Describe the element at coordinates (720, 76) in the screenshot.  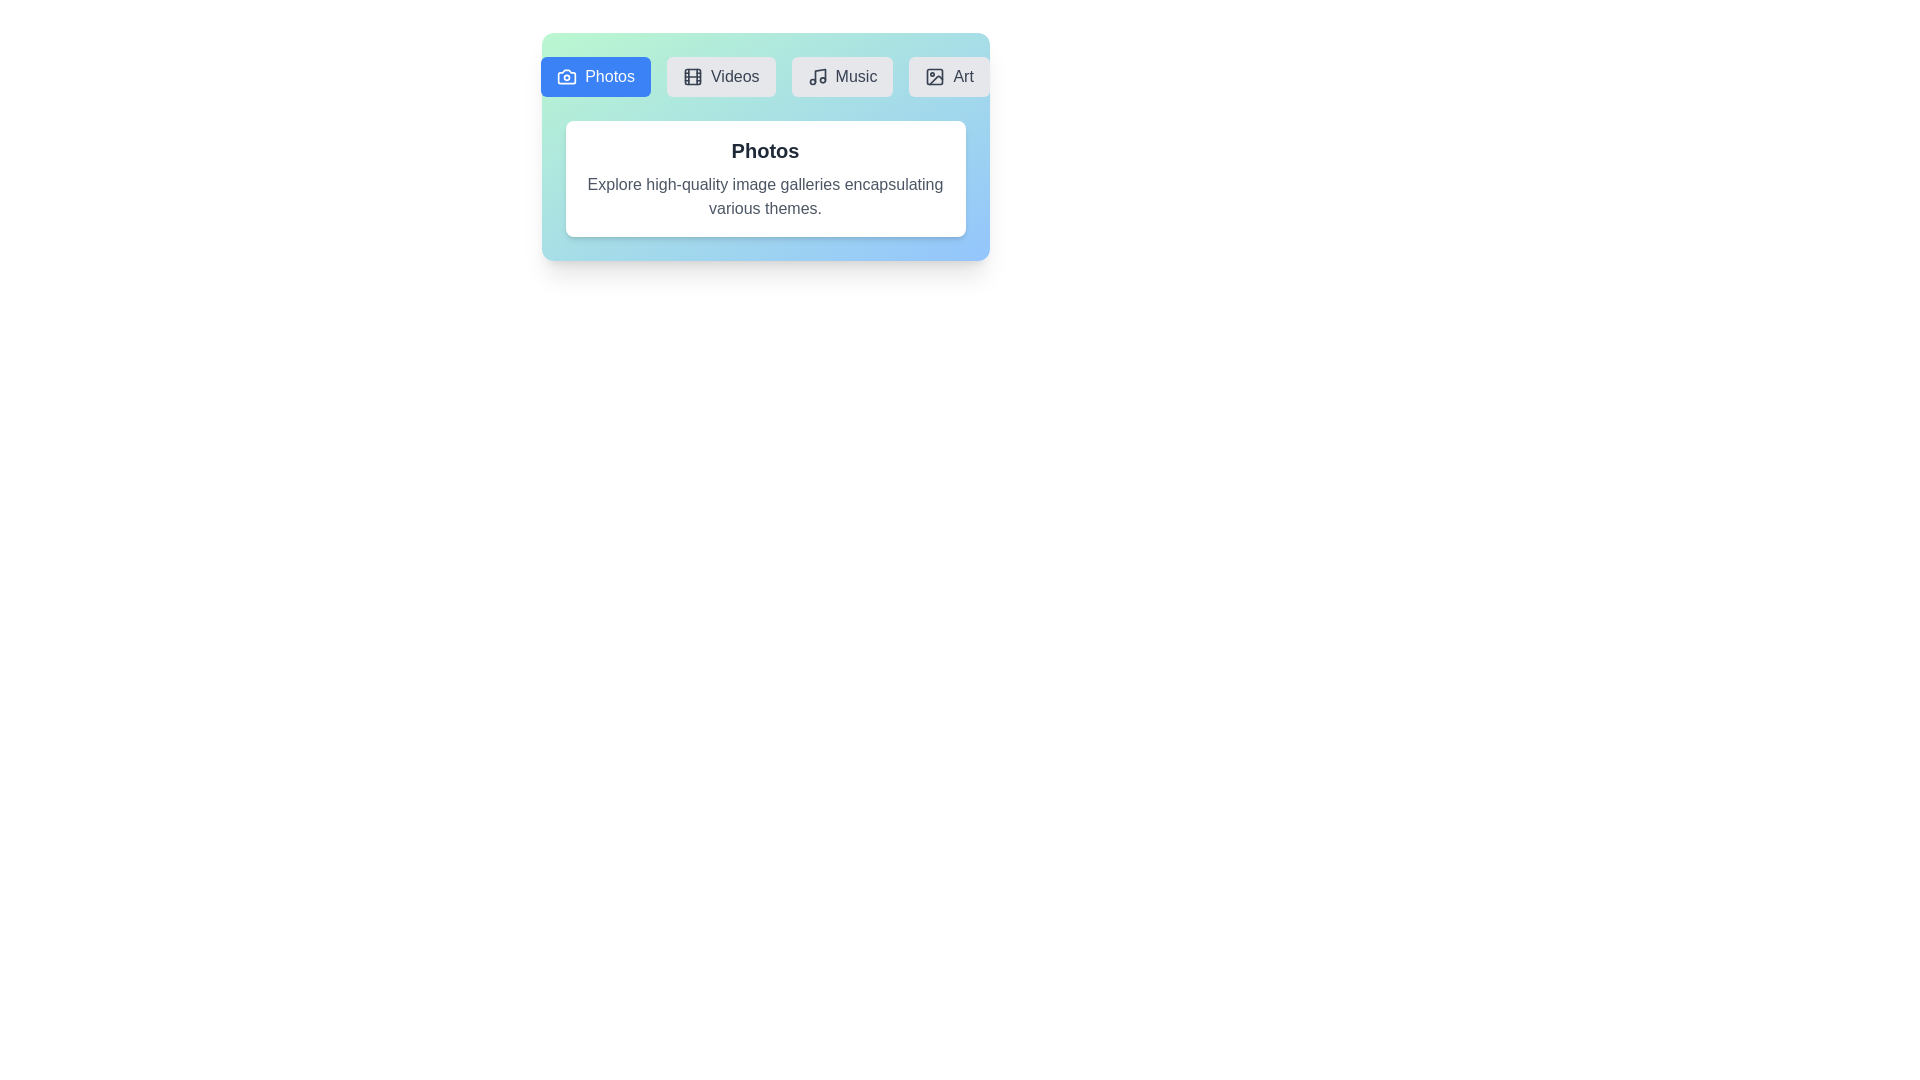
I see `the Videos tab` at that location.